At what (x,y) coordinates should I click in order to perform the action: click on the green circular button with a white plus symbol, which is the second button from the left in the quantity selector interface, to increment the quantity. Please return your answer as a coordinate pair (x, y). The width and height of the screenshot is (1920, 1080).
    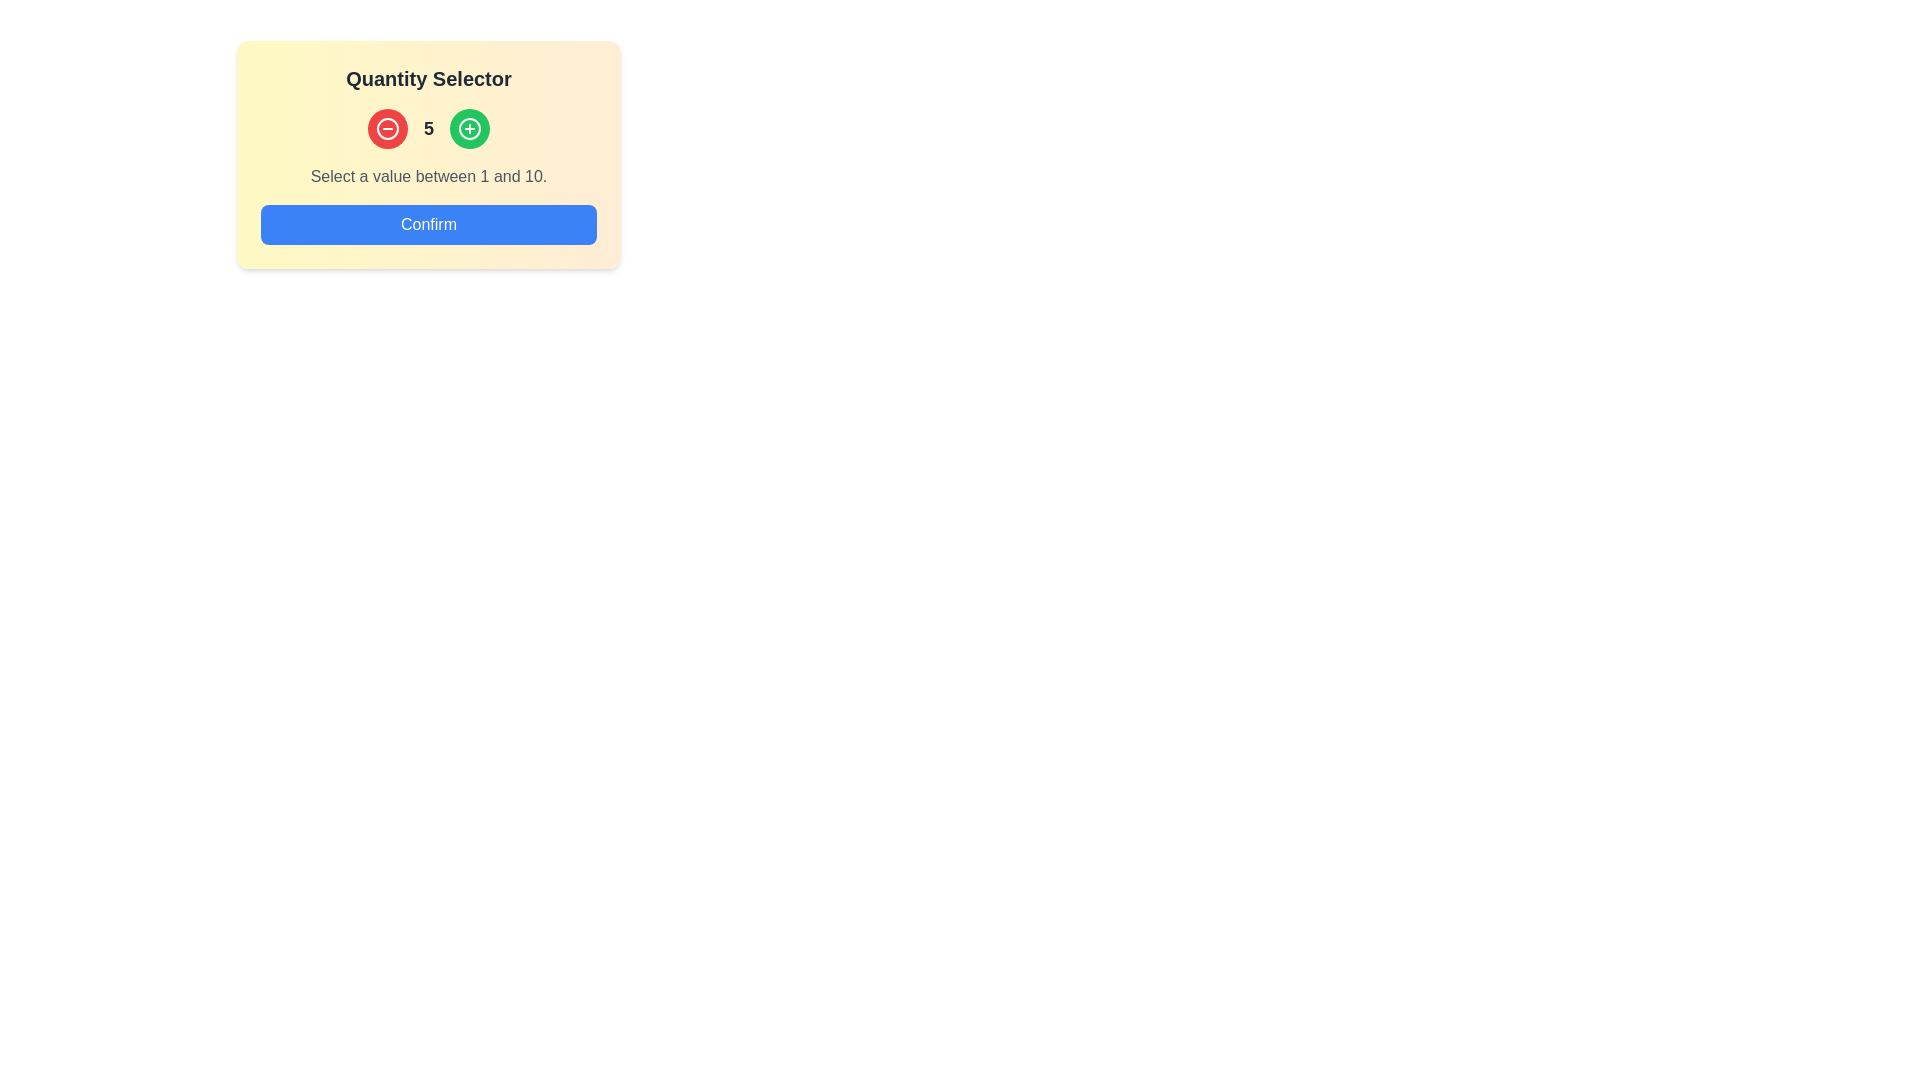
    Looking at the image, I should click on (469, 128).